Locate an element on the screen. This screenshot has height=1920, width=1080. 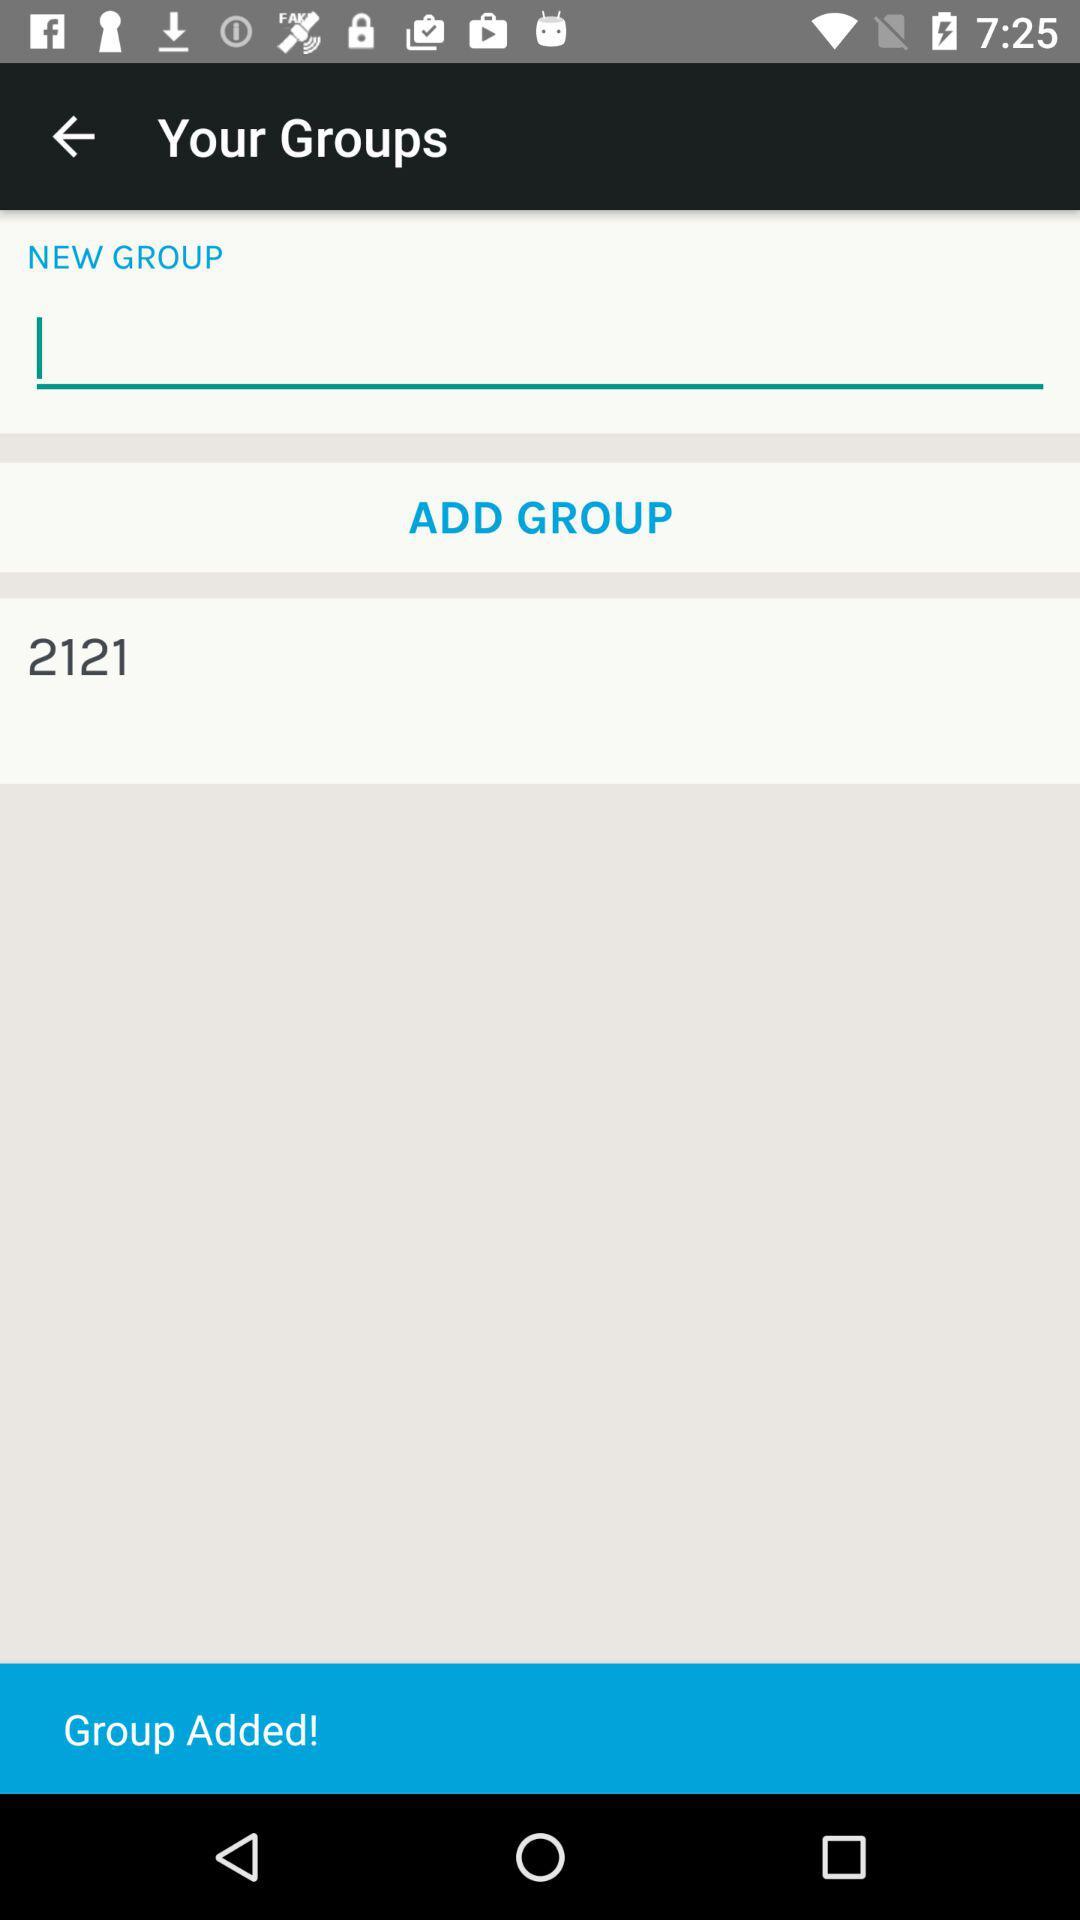
icon above 2121 icon is located at coordinates (540, 517).